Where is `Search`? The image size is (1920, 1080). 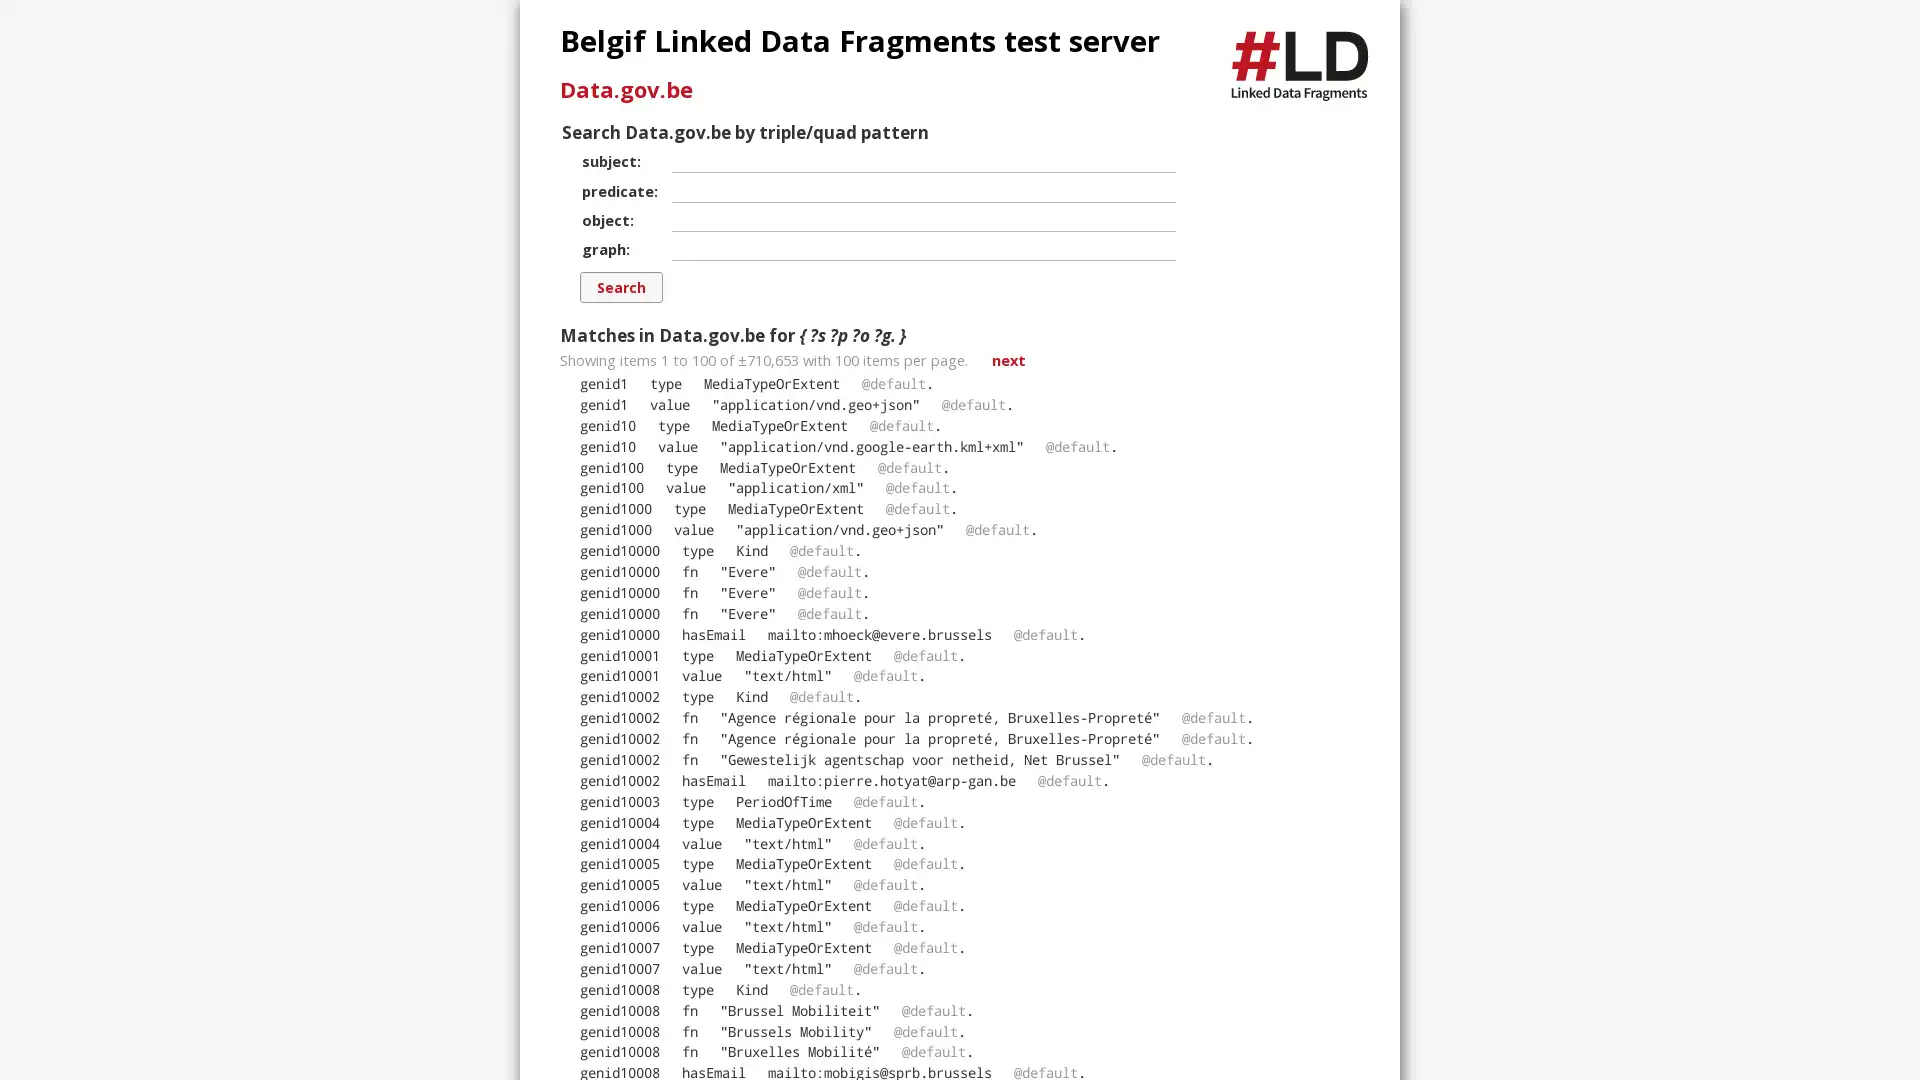 Search is located at coordinates (620, 287).